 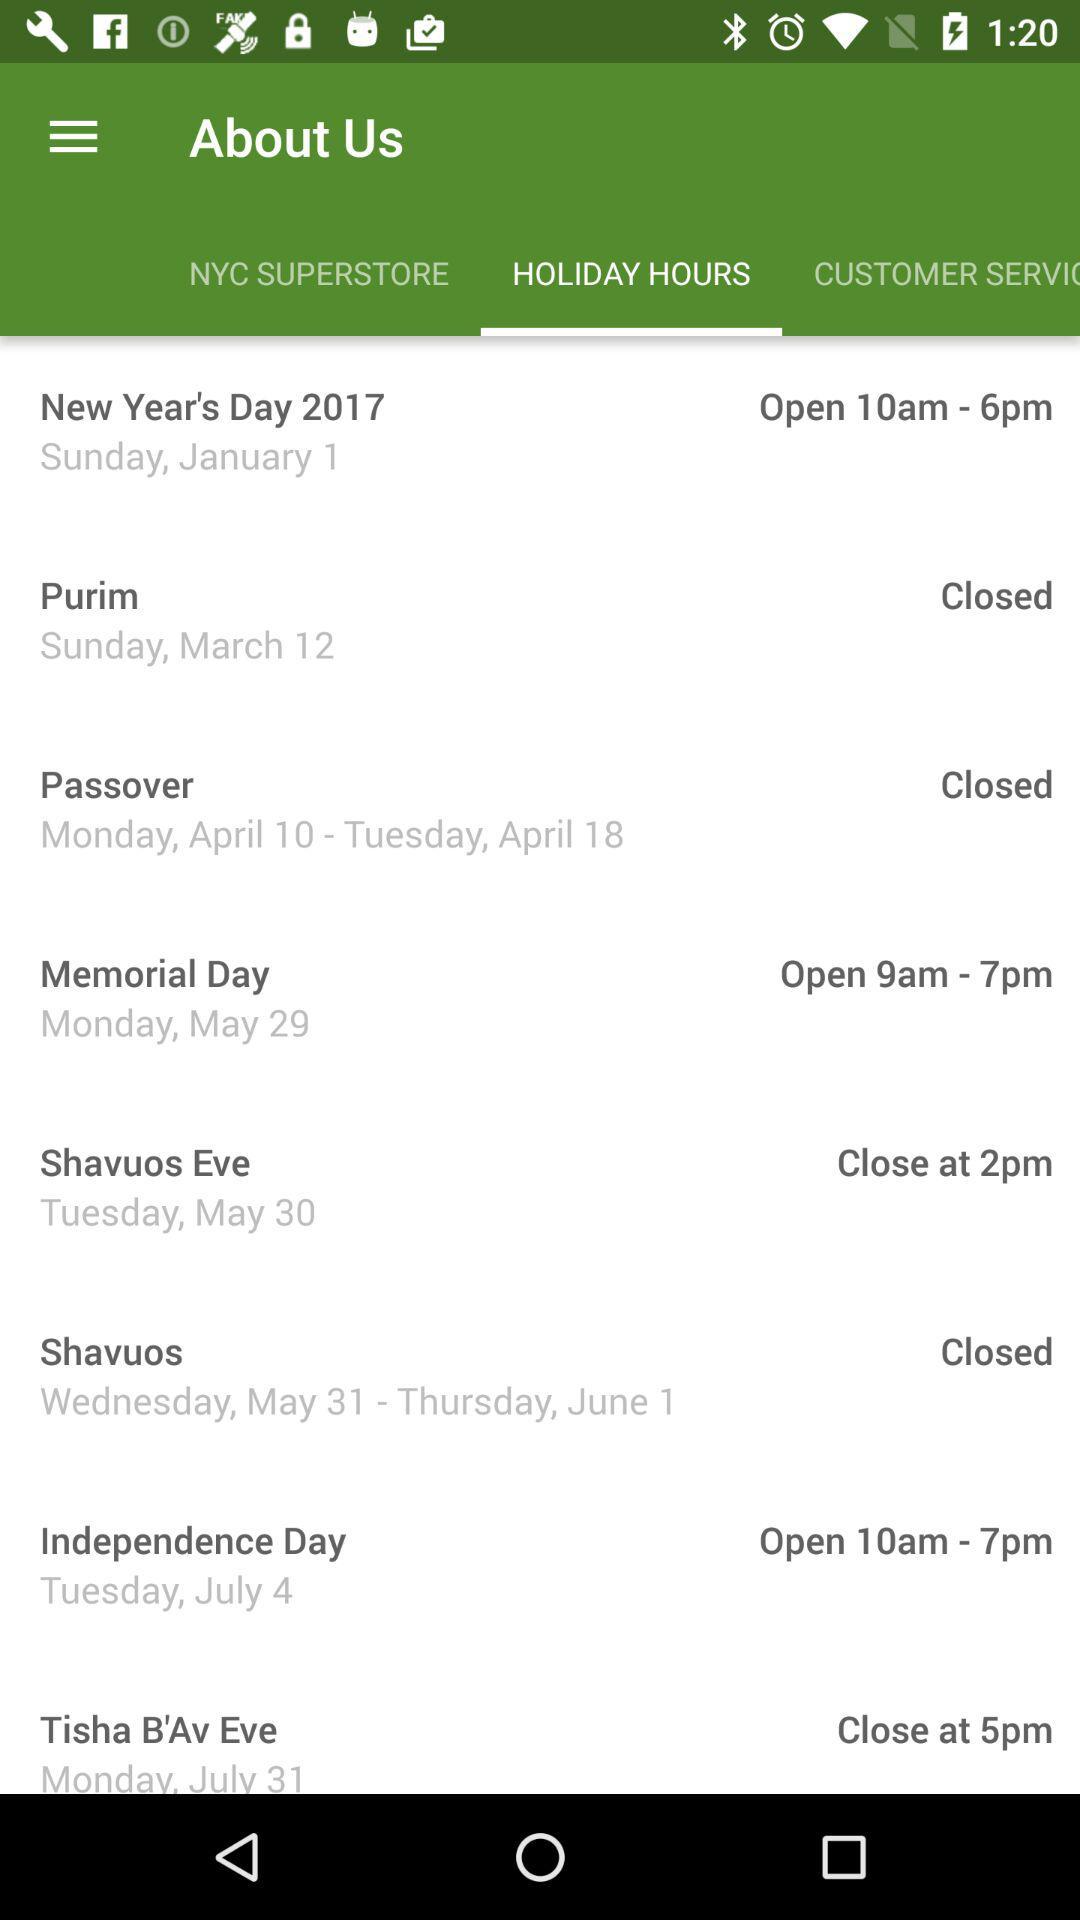 I want to click on the passover, so click(x=109, y=782).